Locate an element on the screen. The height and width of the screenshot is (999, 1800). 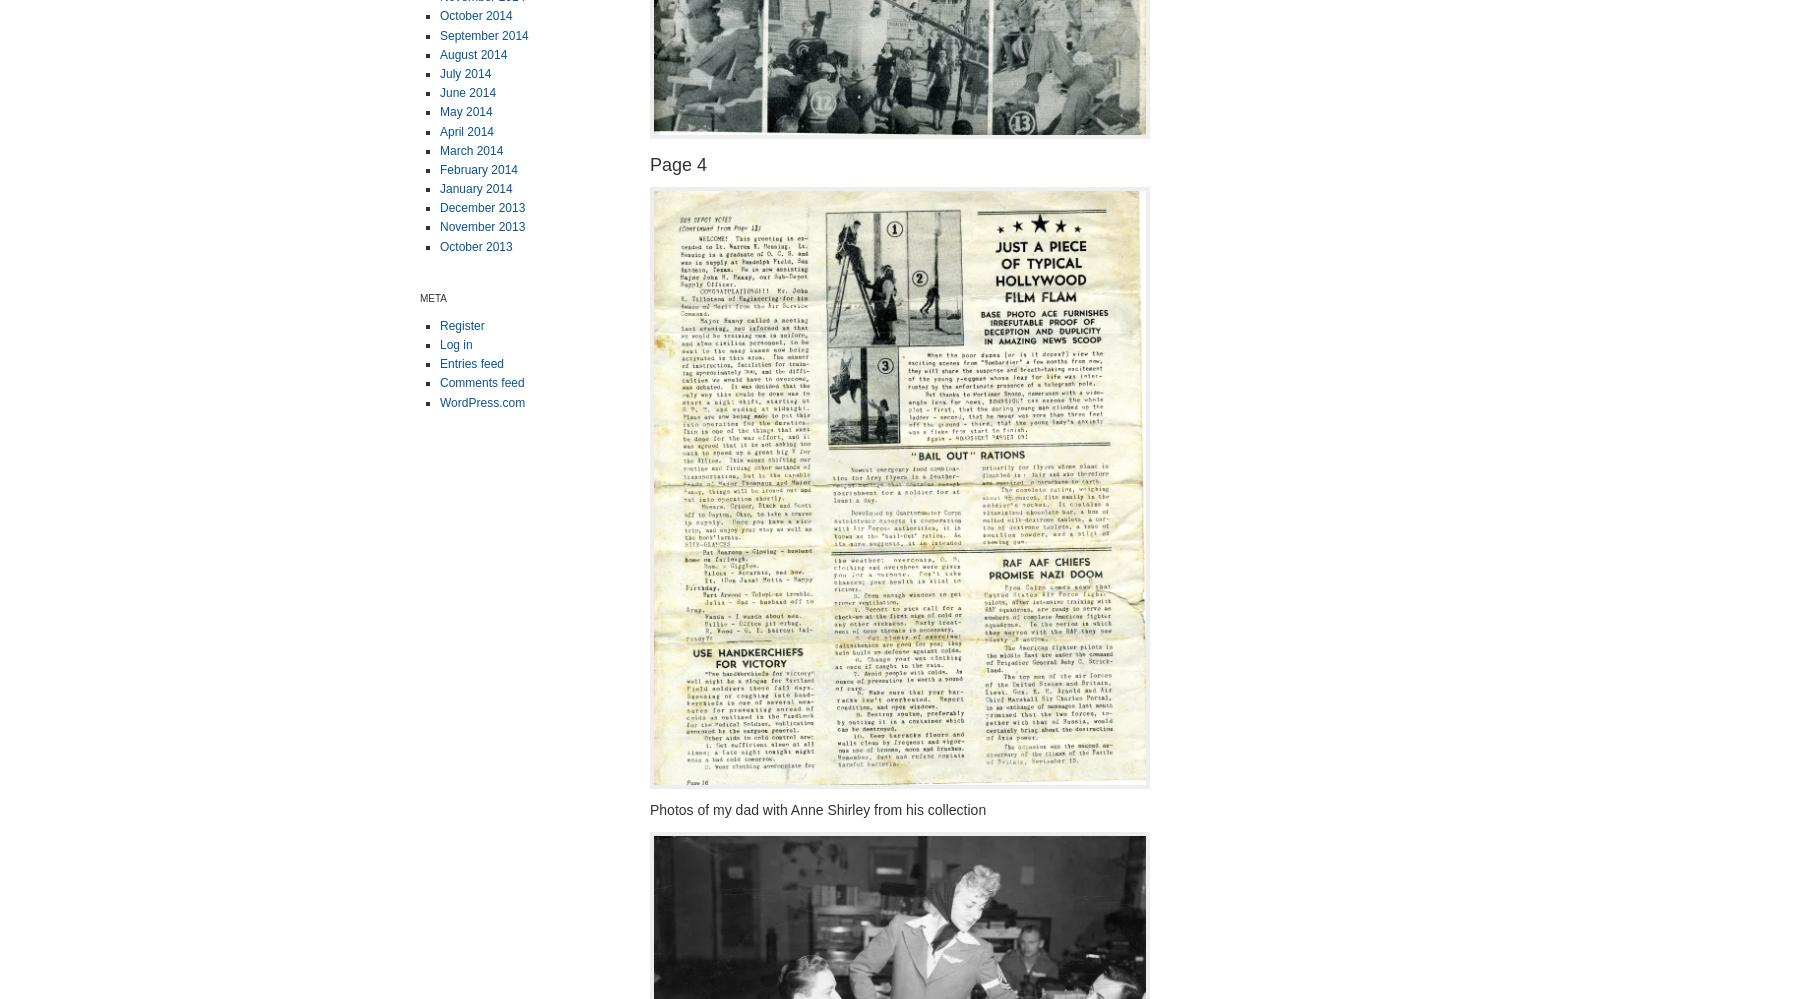
'December 2013' is located at coordinates (481, 206).